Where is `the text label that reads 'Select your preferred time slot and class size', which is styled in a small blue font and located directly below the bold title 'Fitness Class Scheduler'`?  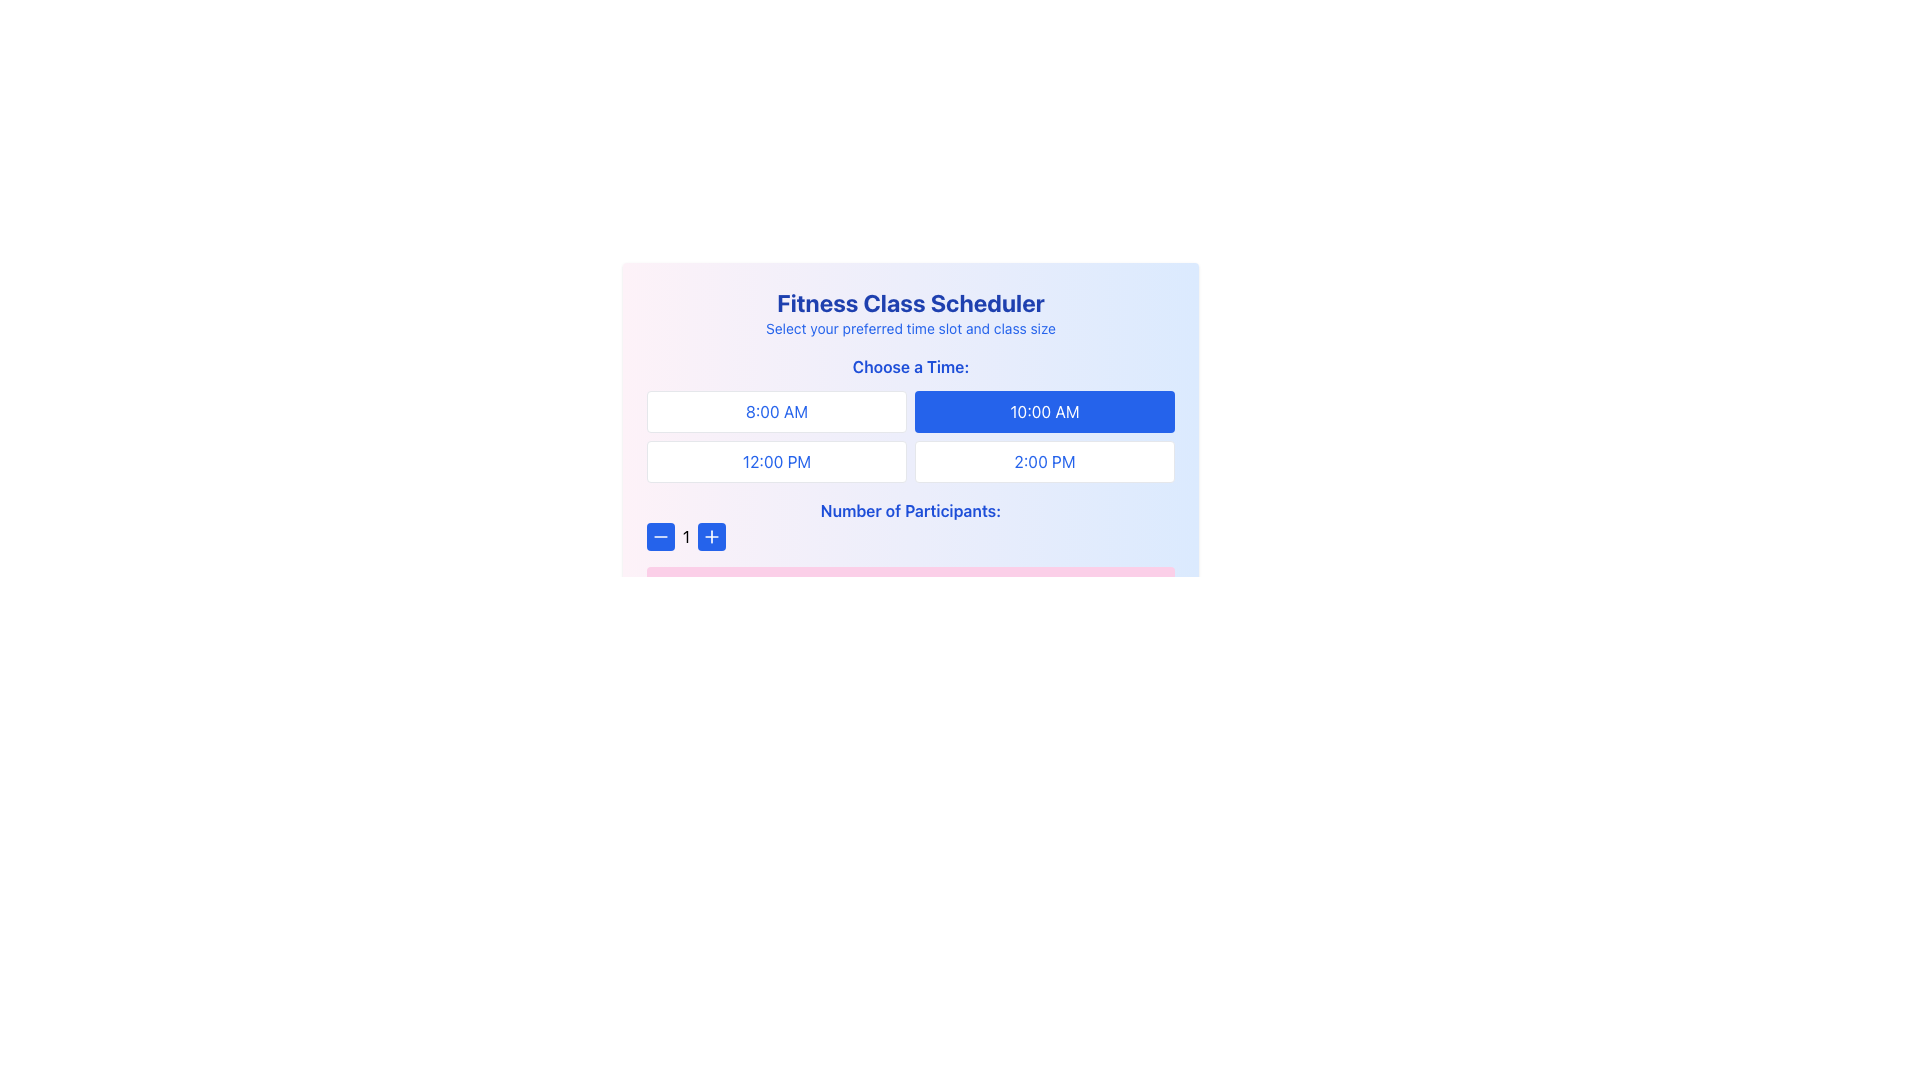 the text label that reads 'Select your preferred time slot and class size', which is styled in a small blue font and located directly below the bold title 'Fitness Class Scheduler' is located at coordinates (910, 327).